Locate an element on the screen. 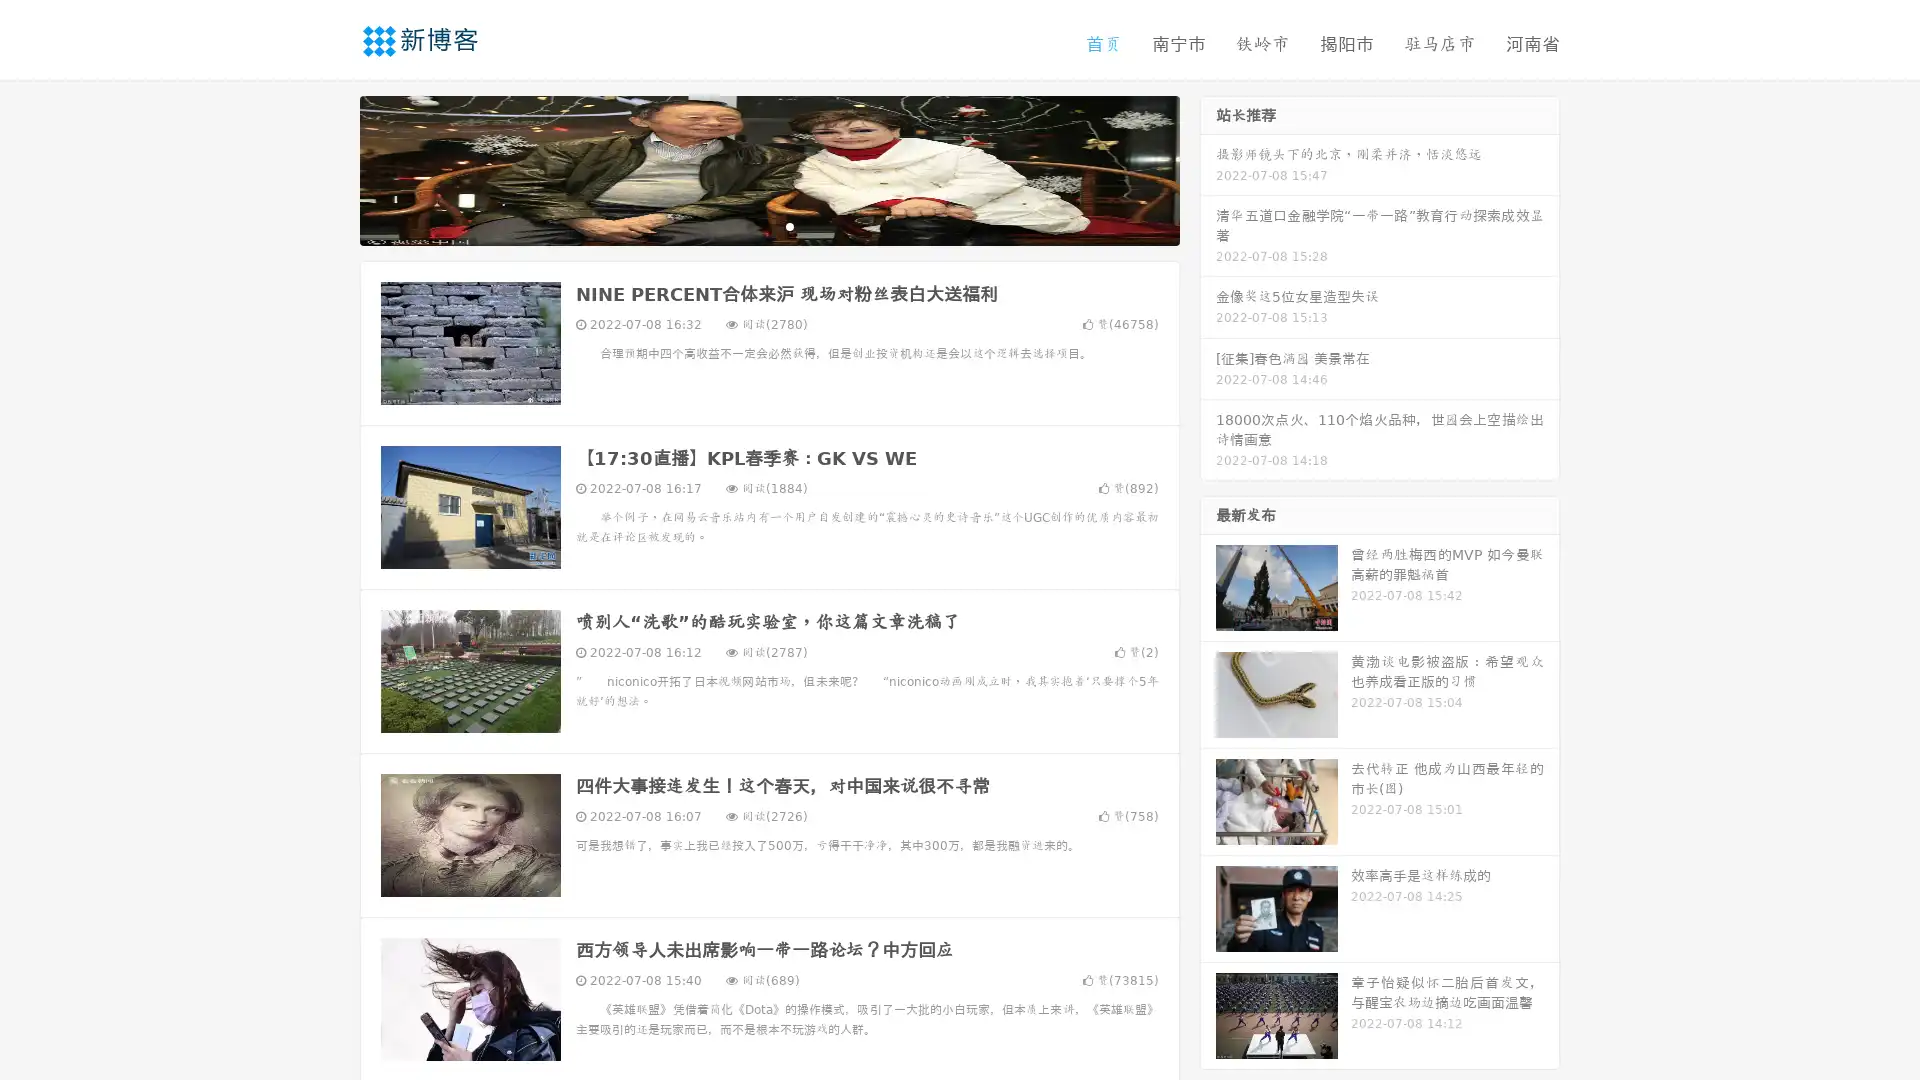 The image size is (1920, 1080). Next slide is located at coordinates (1208, 168).